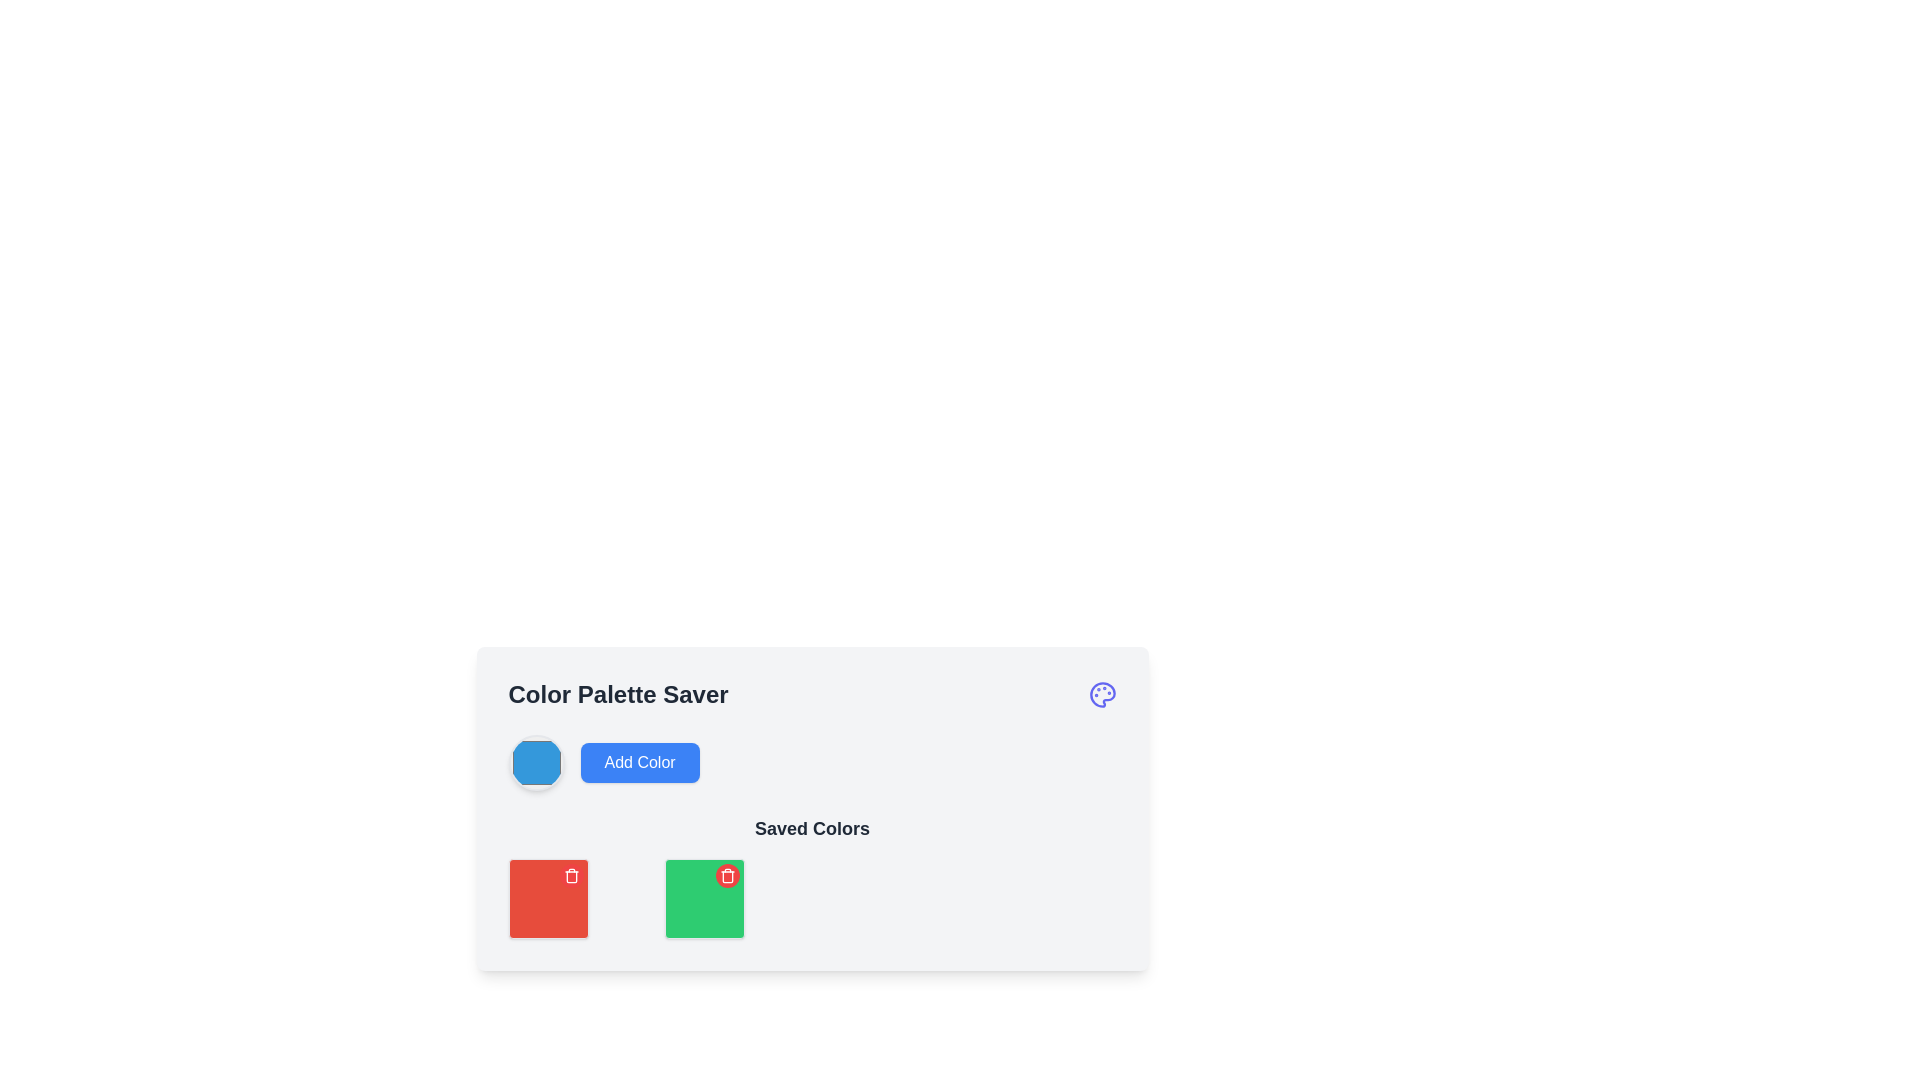 The image size is (1920, 1080). Describe the element at coordinates (812, 763) in the screenshot. I see `the color preview circle in the color addition interface` at that location.